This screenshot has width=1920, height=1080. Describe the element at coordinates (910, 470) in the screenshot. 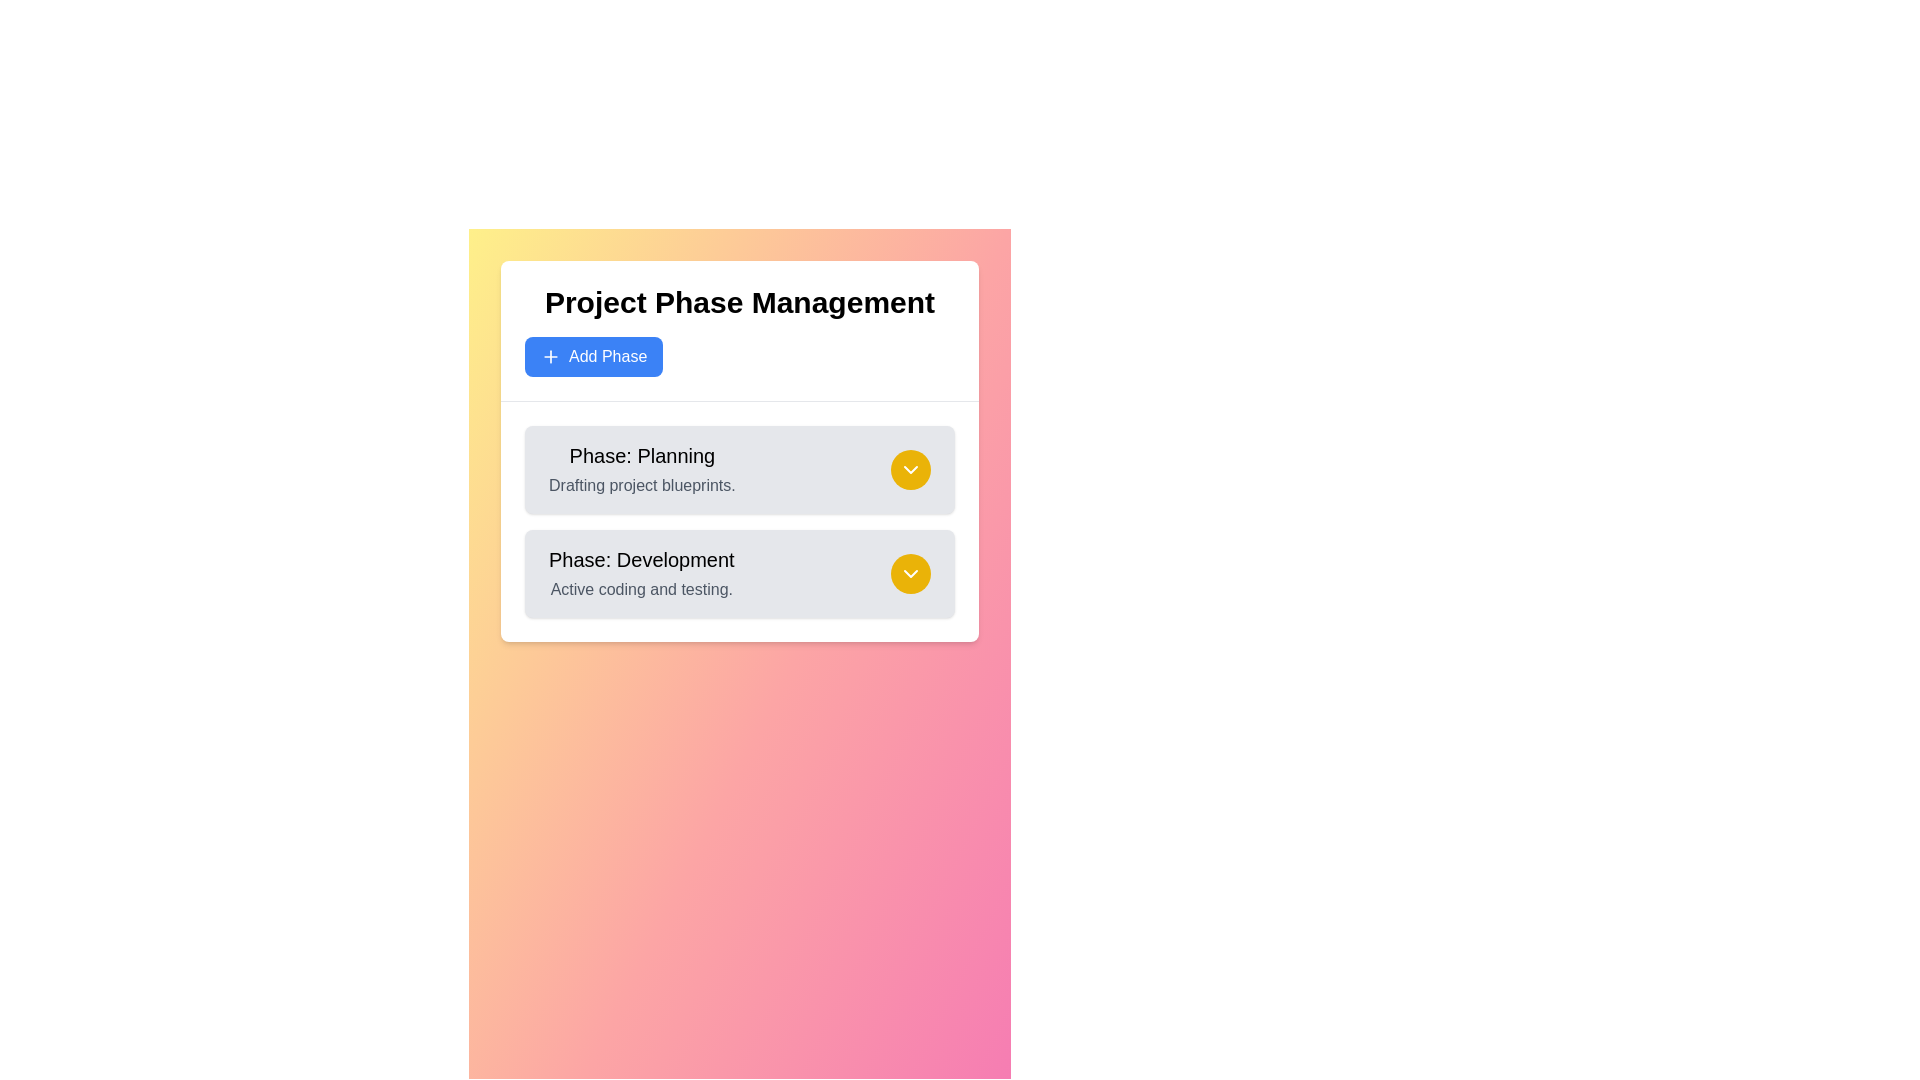

I see `the circular yellow button icon that reveals additional options related to 'Phase: Development'` at that location.